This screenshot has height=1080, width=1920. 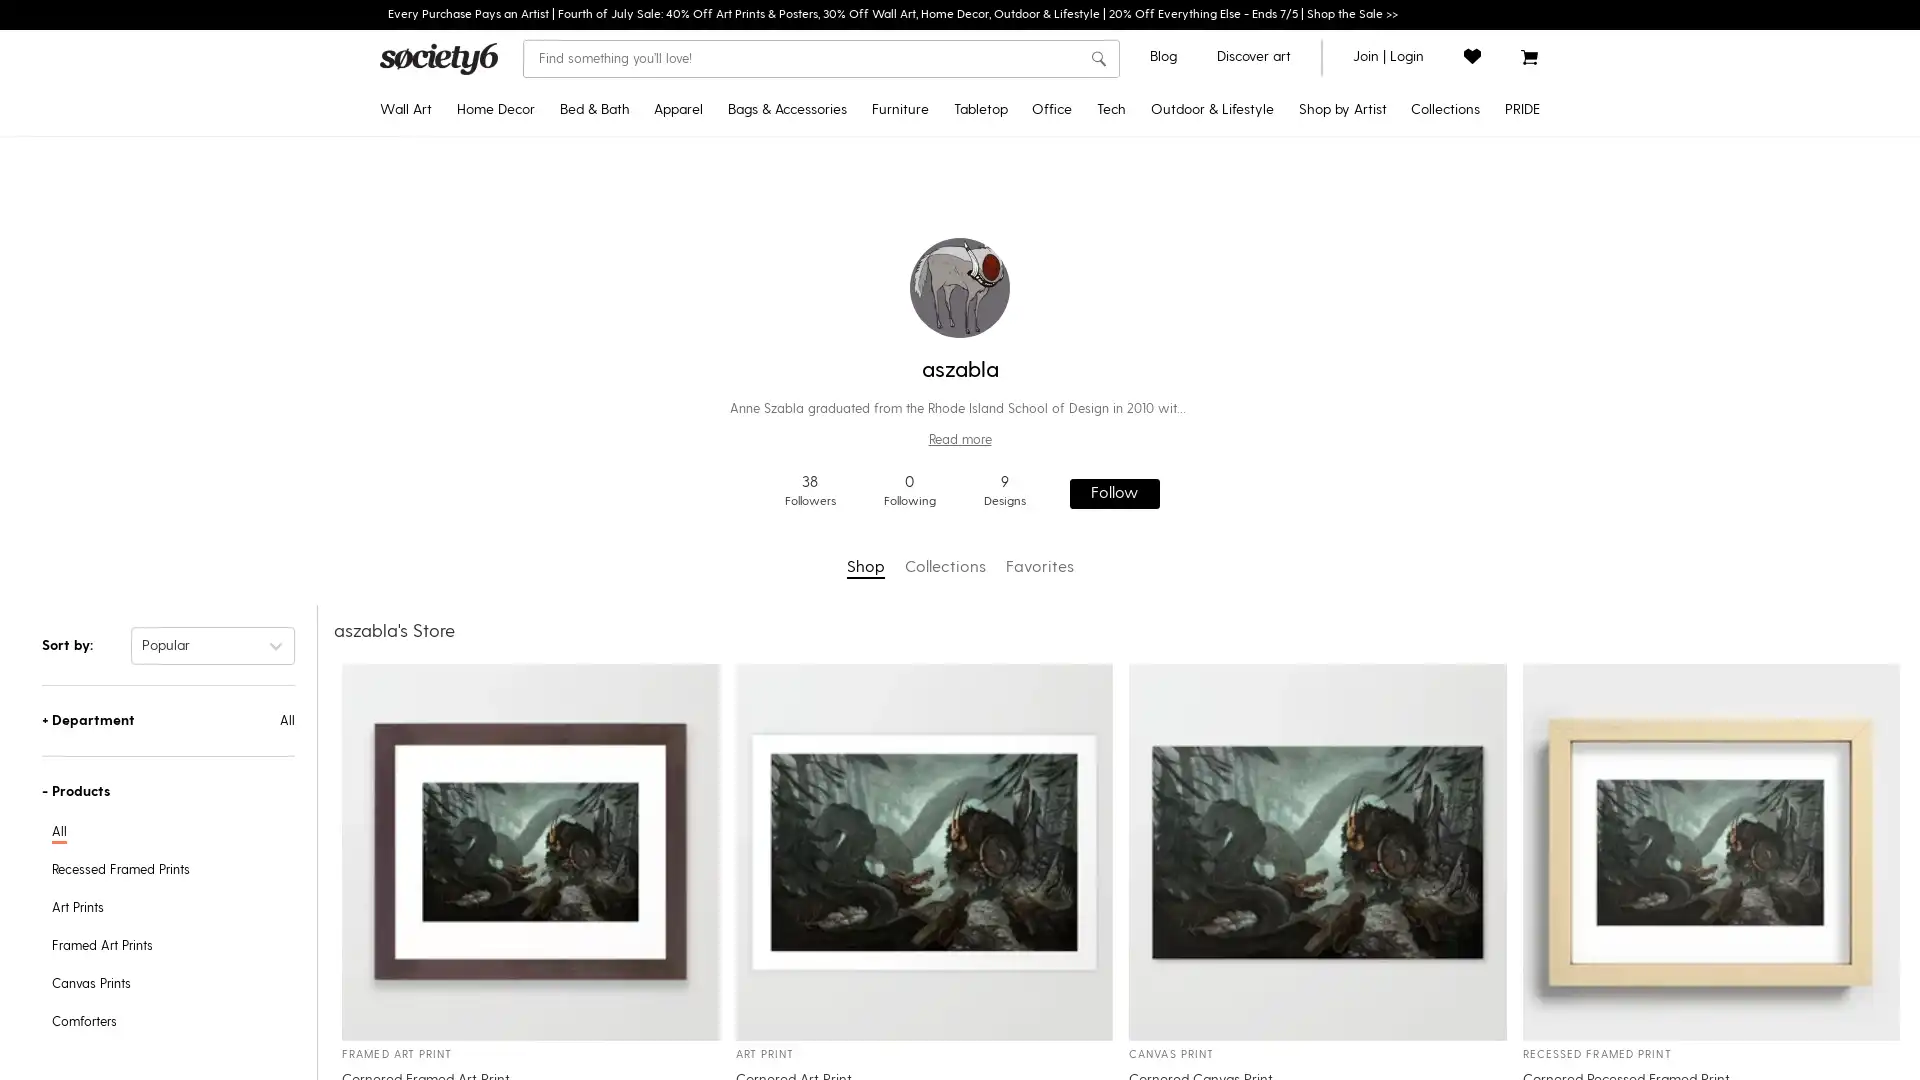 What do you see at coordinates (1288, 160) in the screenshot?
I see `Disney` at bounding box center [1288, 160].